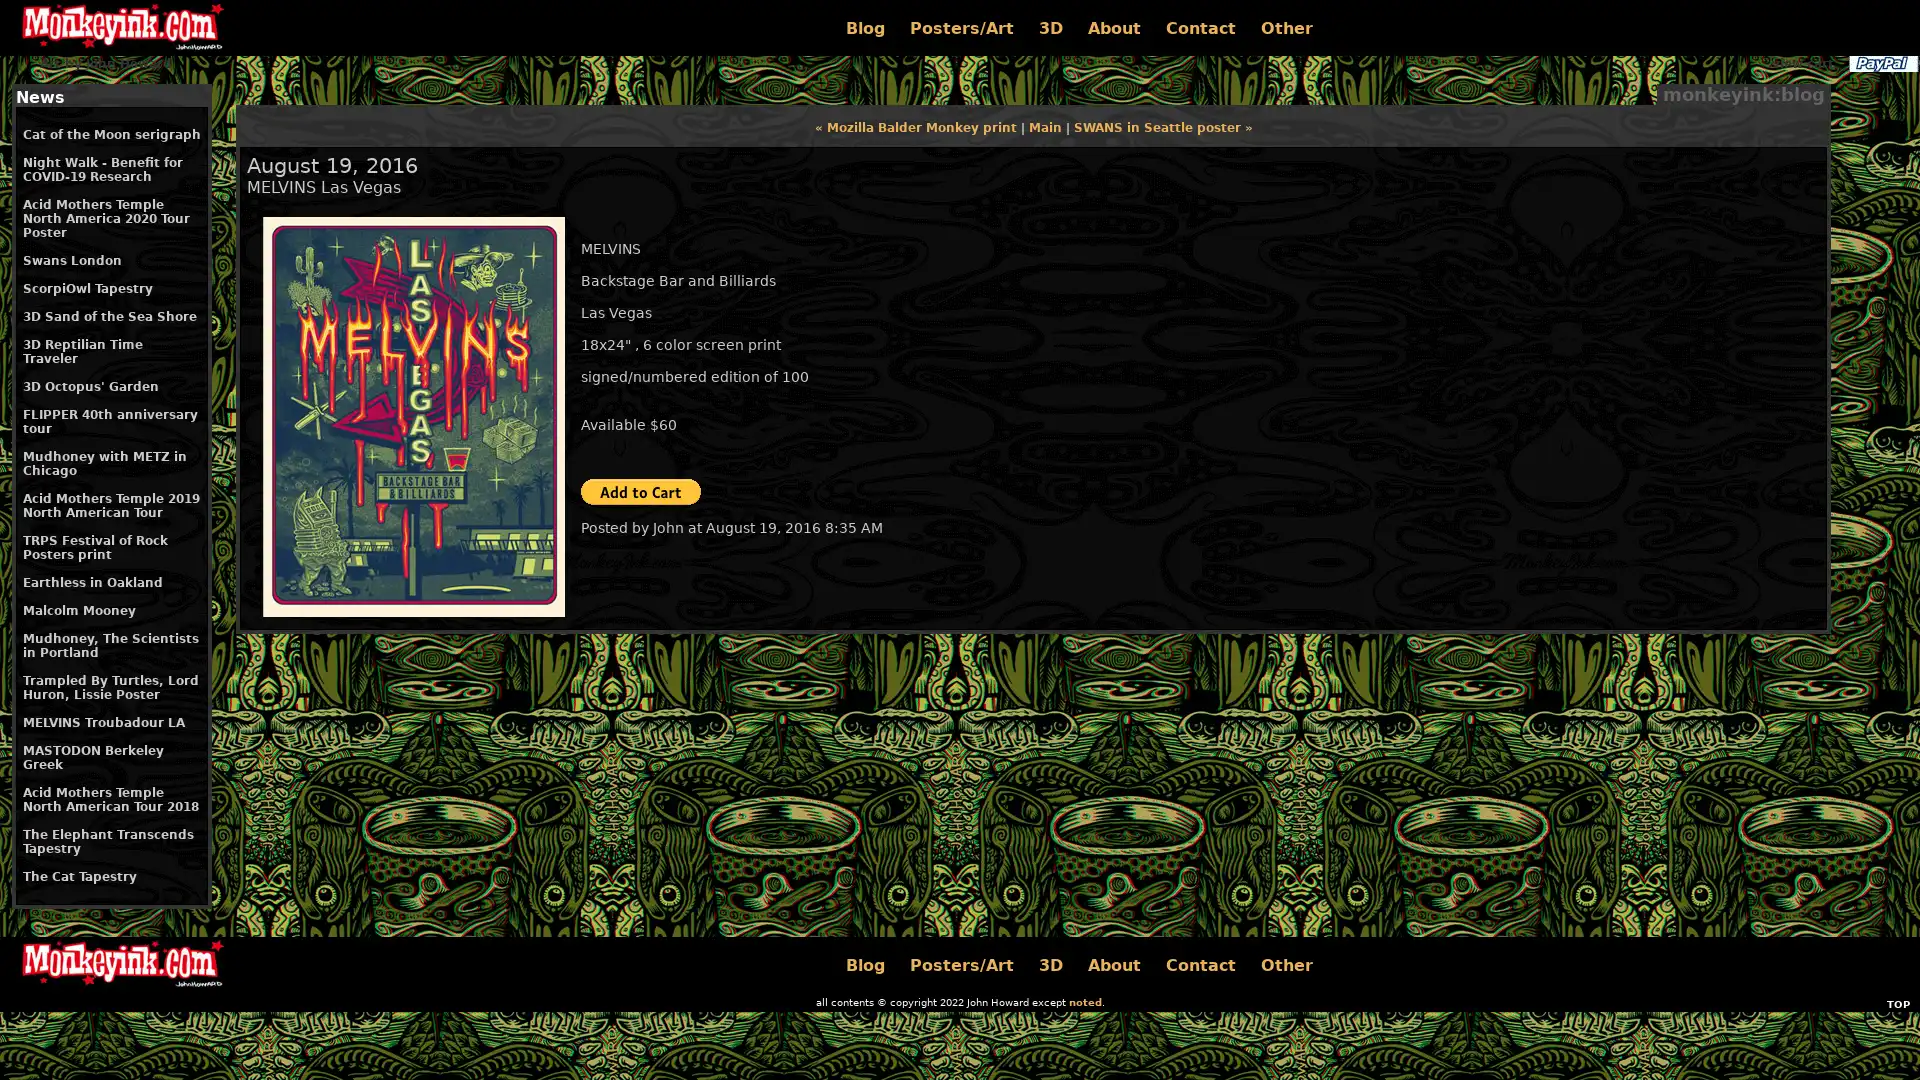  What do you see at coordinates (1881, 63) in the screenshot?
I see `PayPal` at bounding box center [1881, 63].